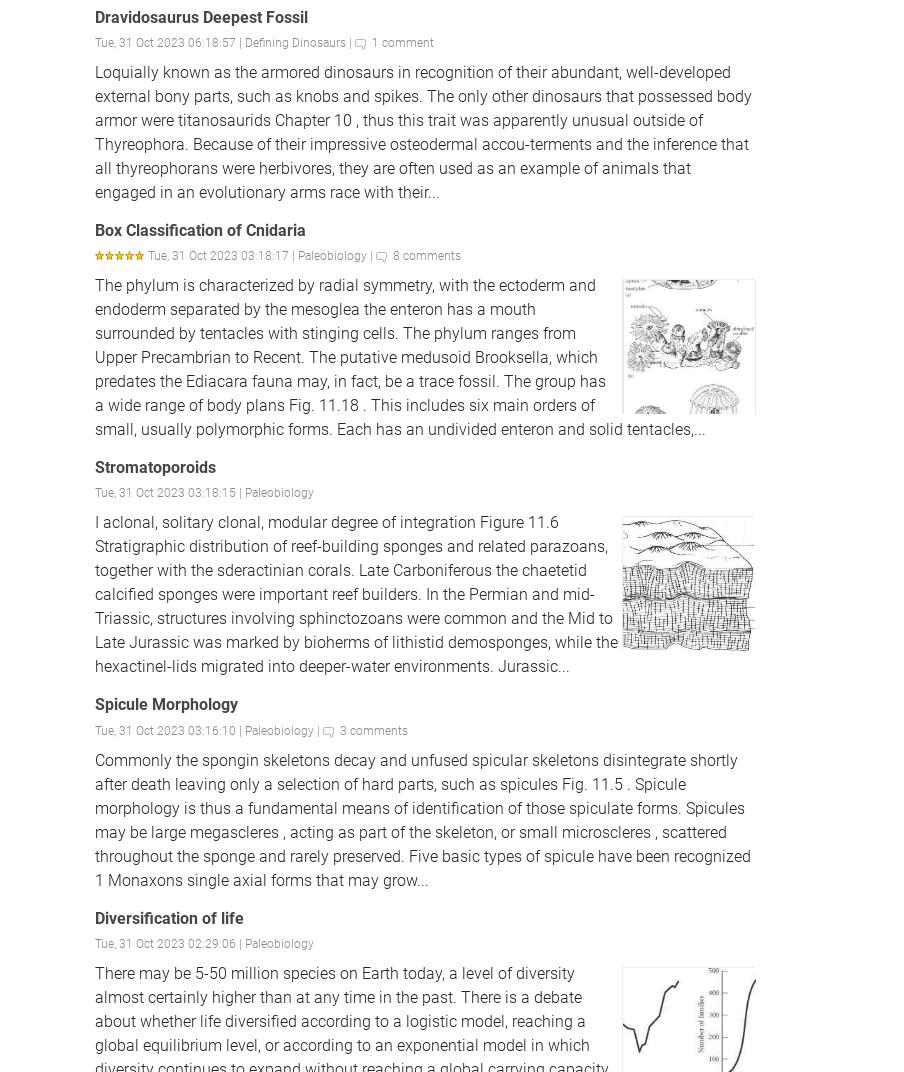  I want to click on 'Commonly the spongin skeletons decay and unfused spicular skeletons disintegrate shortly after death leaving only a selection of hard parts, such as spicules Fig. 11.5 . Spicule morphology is thus a fundamental means of identification of those spiculate forms. Spicules may be large megascleres , acting as part of the skeleton, or small microscleres , scattered throughout the sponge and rarely preserved. Five basic types of spicule have been recognized 1 Monaxons single axial forms that may grow...', so click(95, 818).